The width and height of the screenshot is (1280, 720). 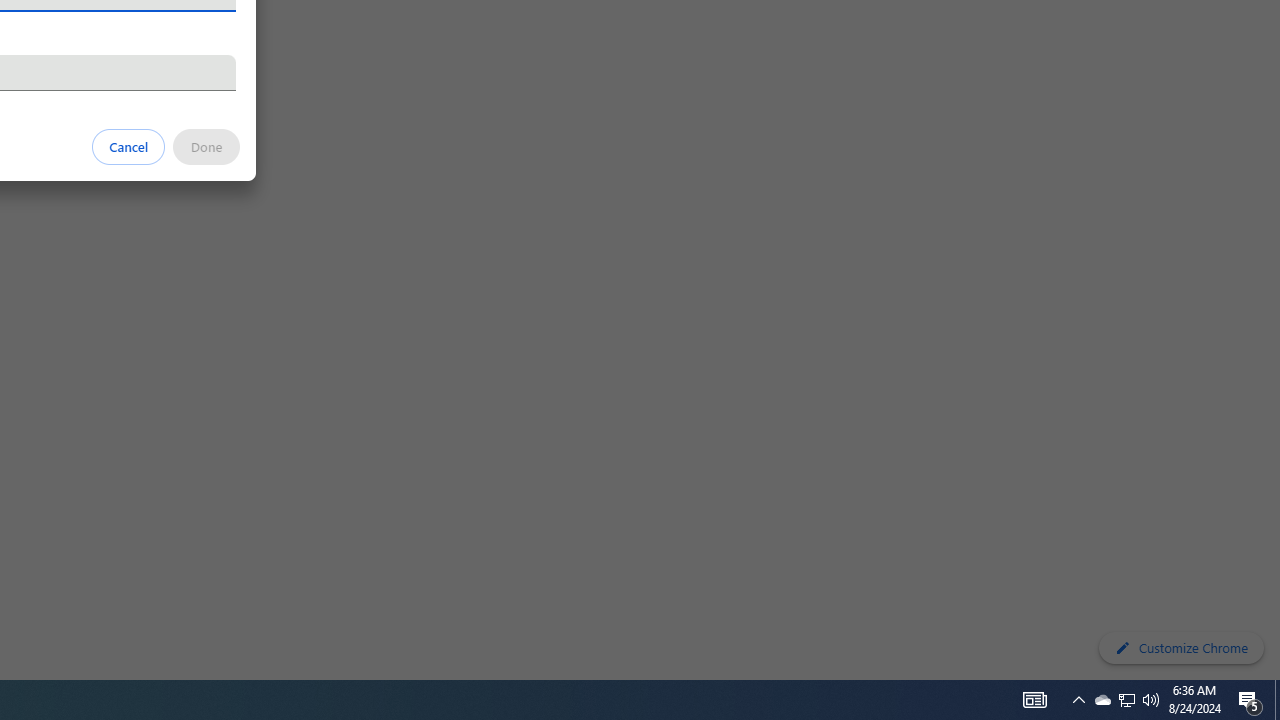 I want to click on 'Done', so click(x=206, y=145).